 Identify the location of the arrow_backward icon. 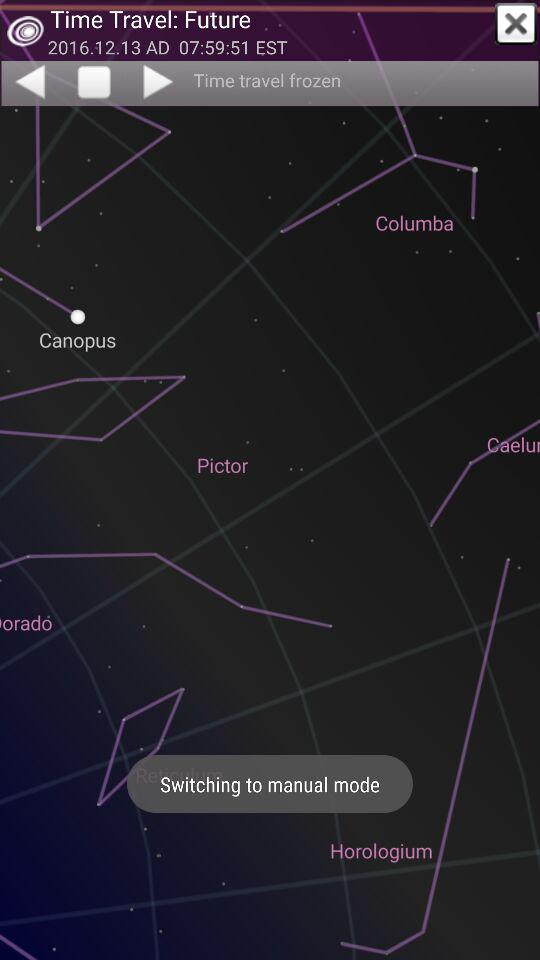
(28, 81).